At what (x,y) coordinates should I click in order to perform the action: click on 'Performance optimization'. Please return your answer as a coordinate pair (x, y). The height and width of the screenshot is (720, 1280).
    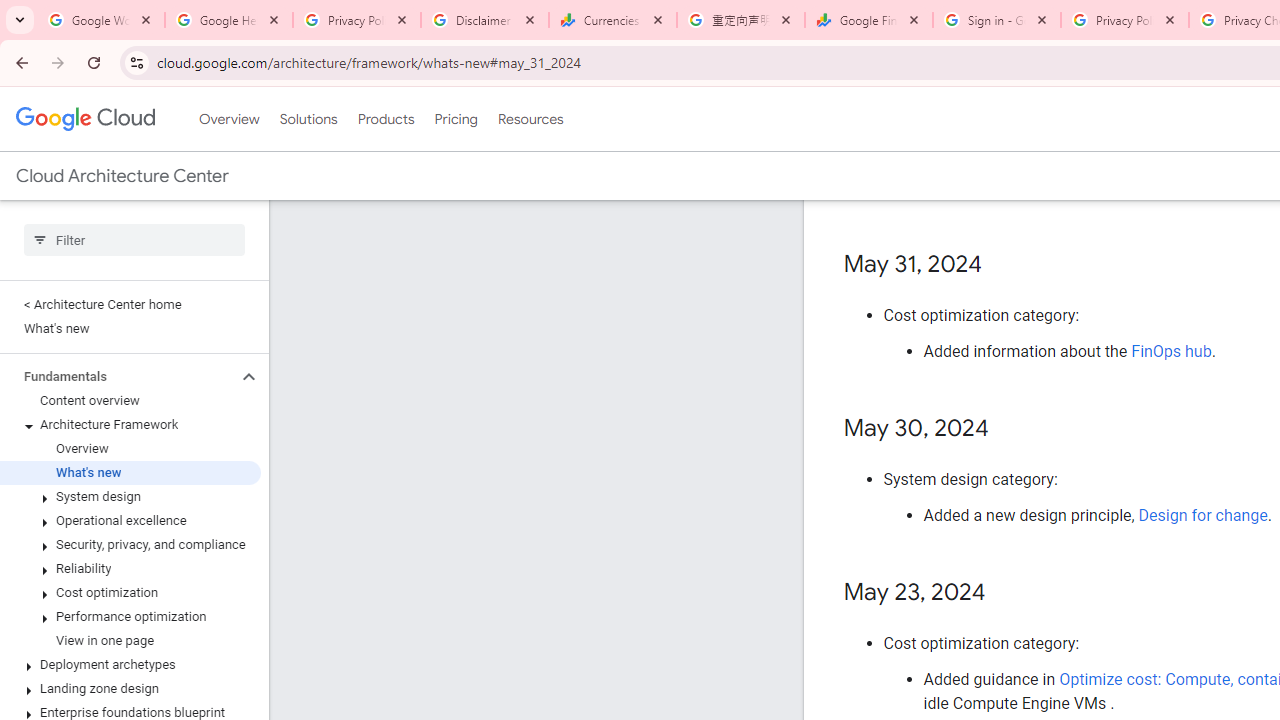
    Looking at the image, I should click on (129, 616).